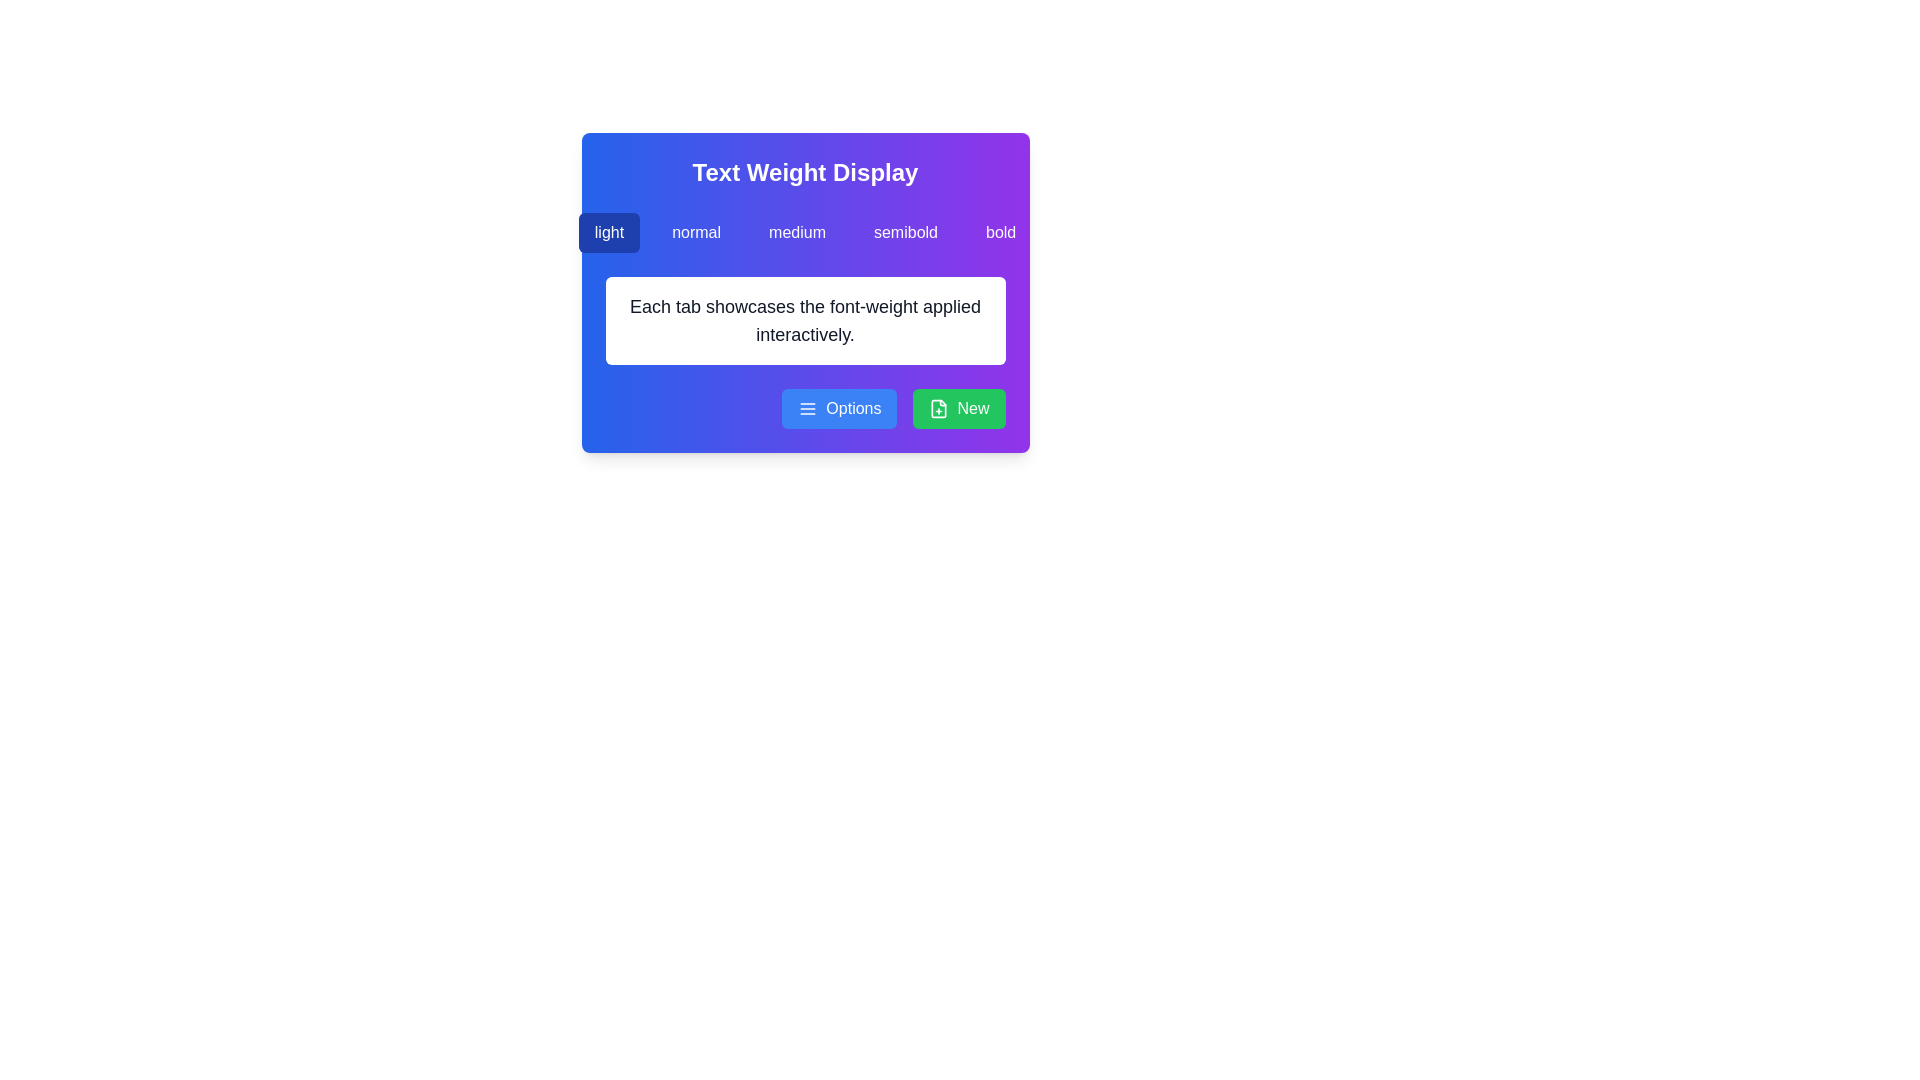 The image size is (1920, 1080). Describe the element at coordinates (973, 407) in the screenshot. I see `the text label indicating a new feature on the green button located in the bottom-right corner of the card interface, adjacent to the 'Options' button` at that location.